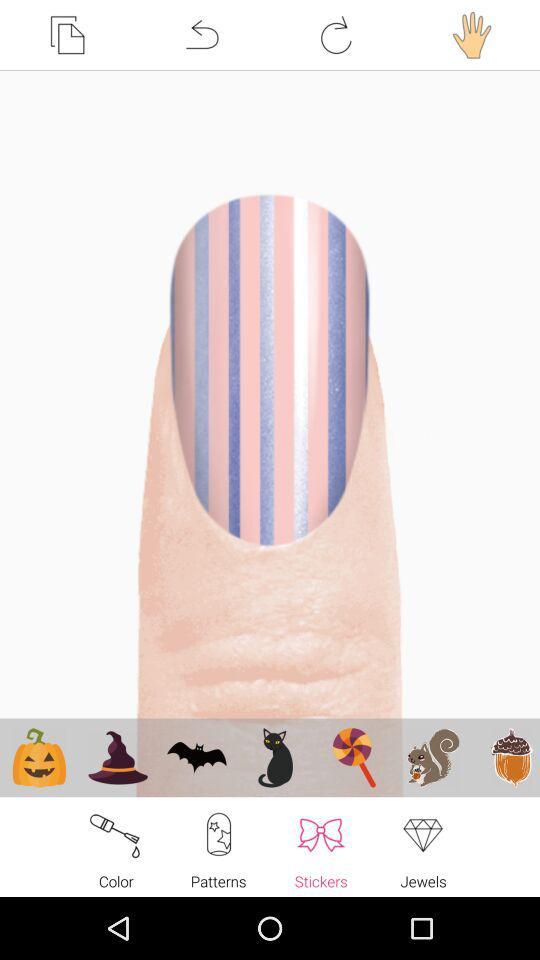 The width and height of the screenshot is (540, 960). Describe the element at coordinates (118, 756) in the screenshot. I see `the hat emoji` at that location.